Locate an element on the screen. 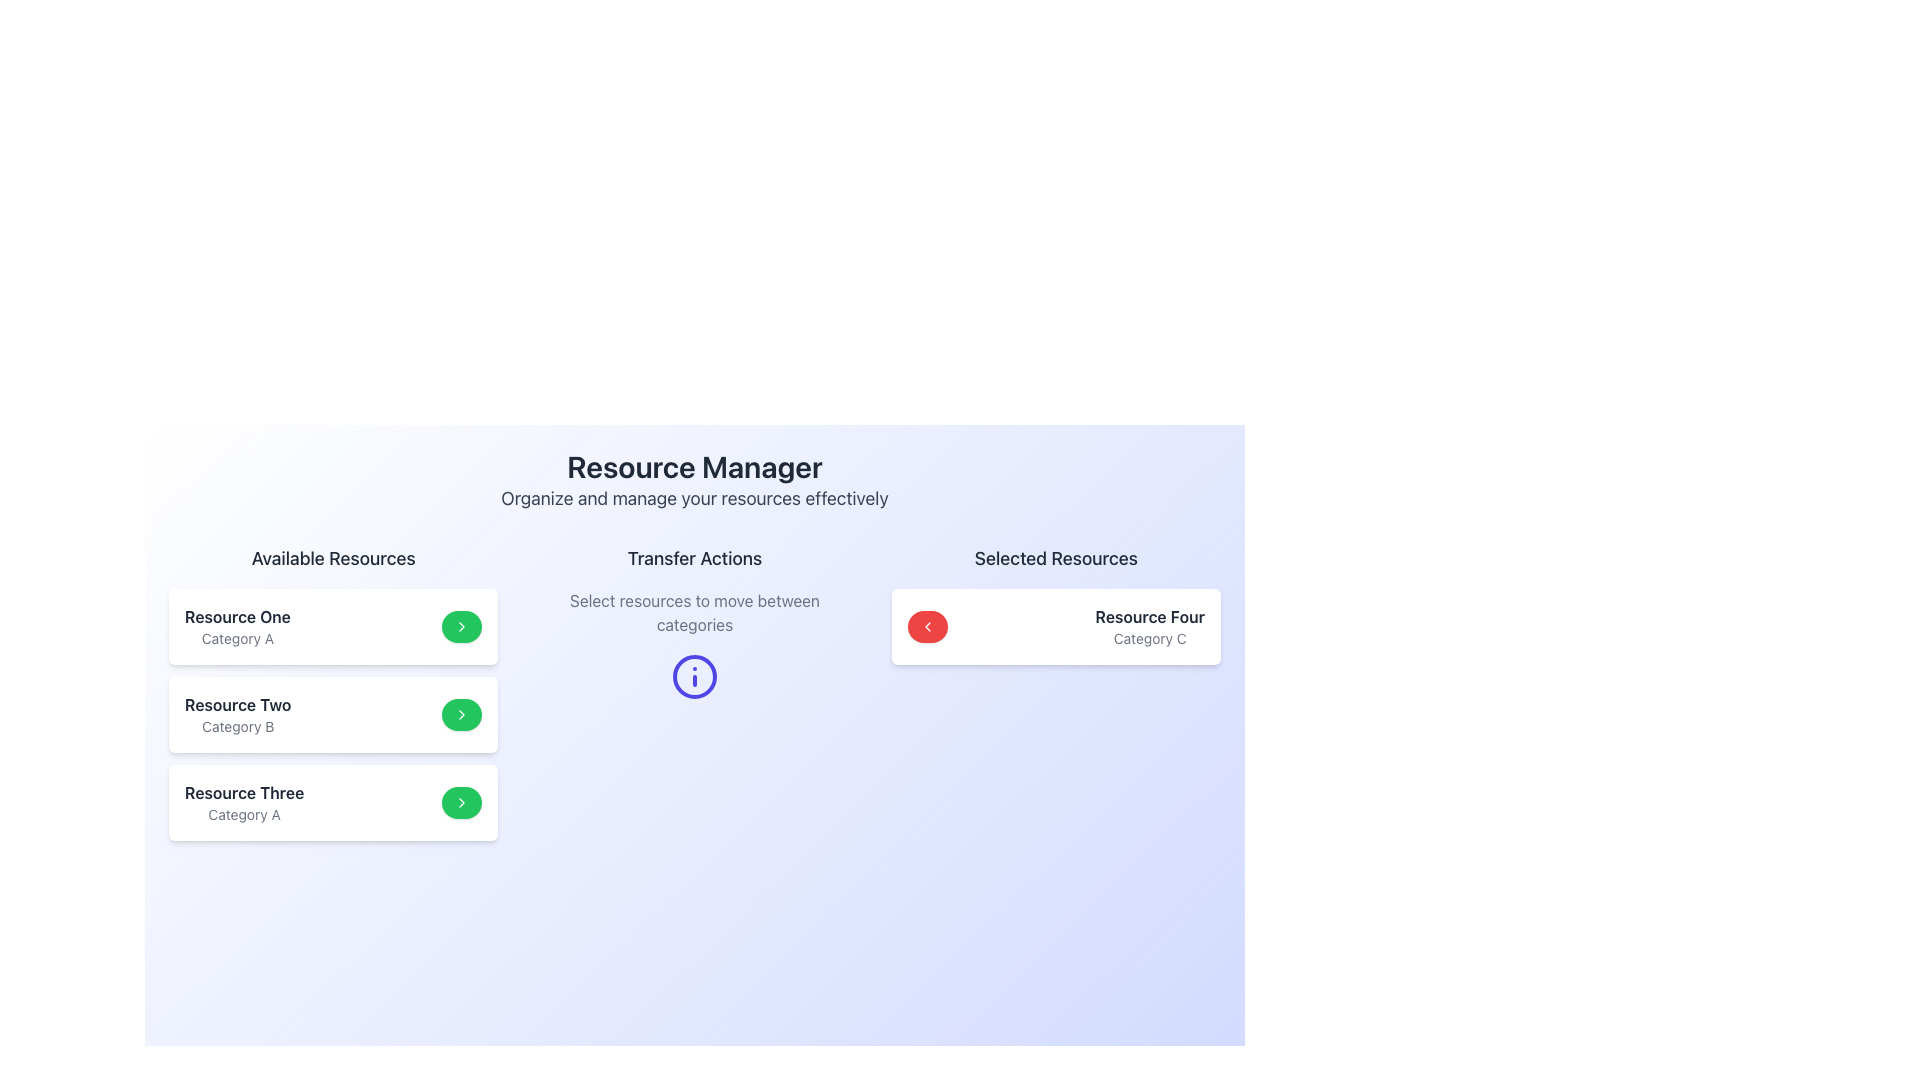 Image resolution: width=1920 pixels, height=1080 pixels. the second resource entry in the 'Available Resources' list is located at coordinates (333, 713).